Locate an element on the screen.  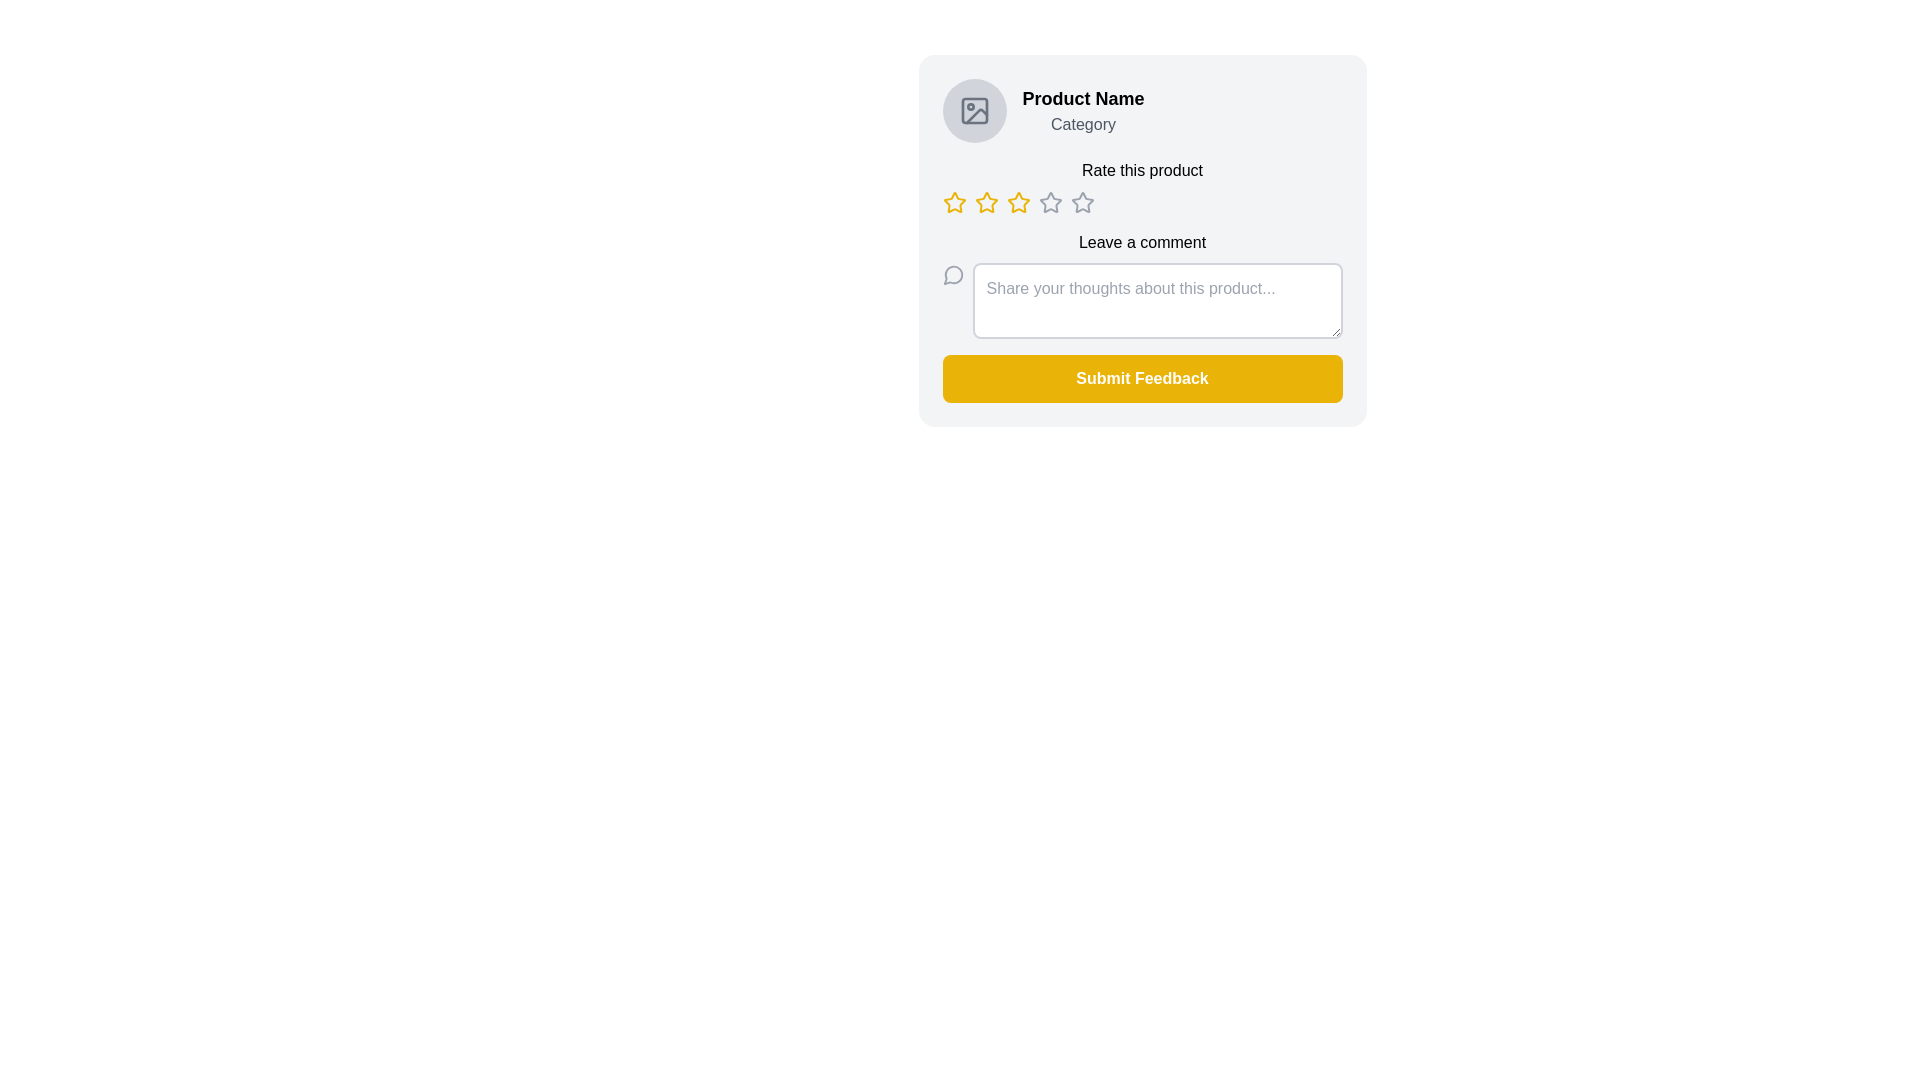
the header element displaying the product name and category to select the text is located at coordinates (1142, 111).